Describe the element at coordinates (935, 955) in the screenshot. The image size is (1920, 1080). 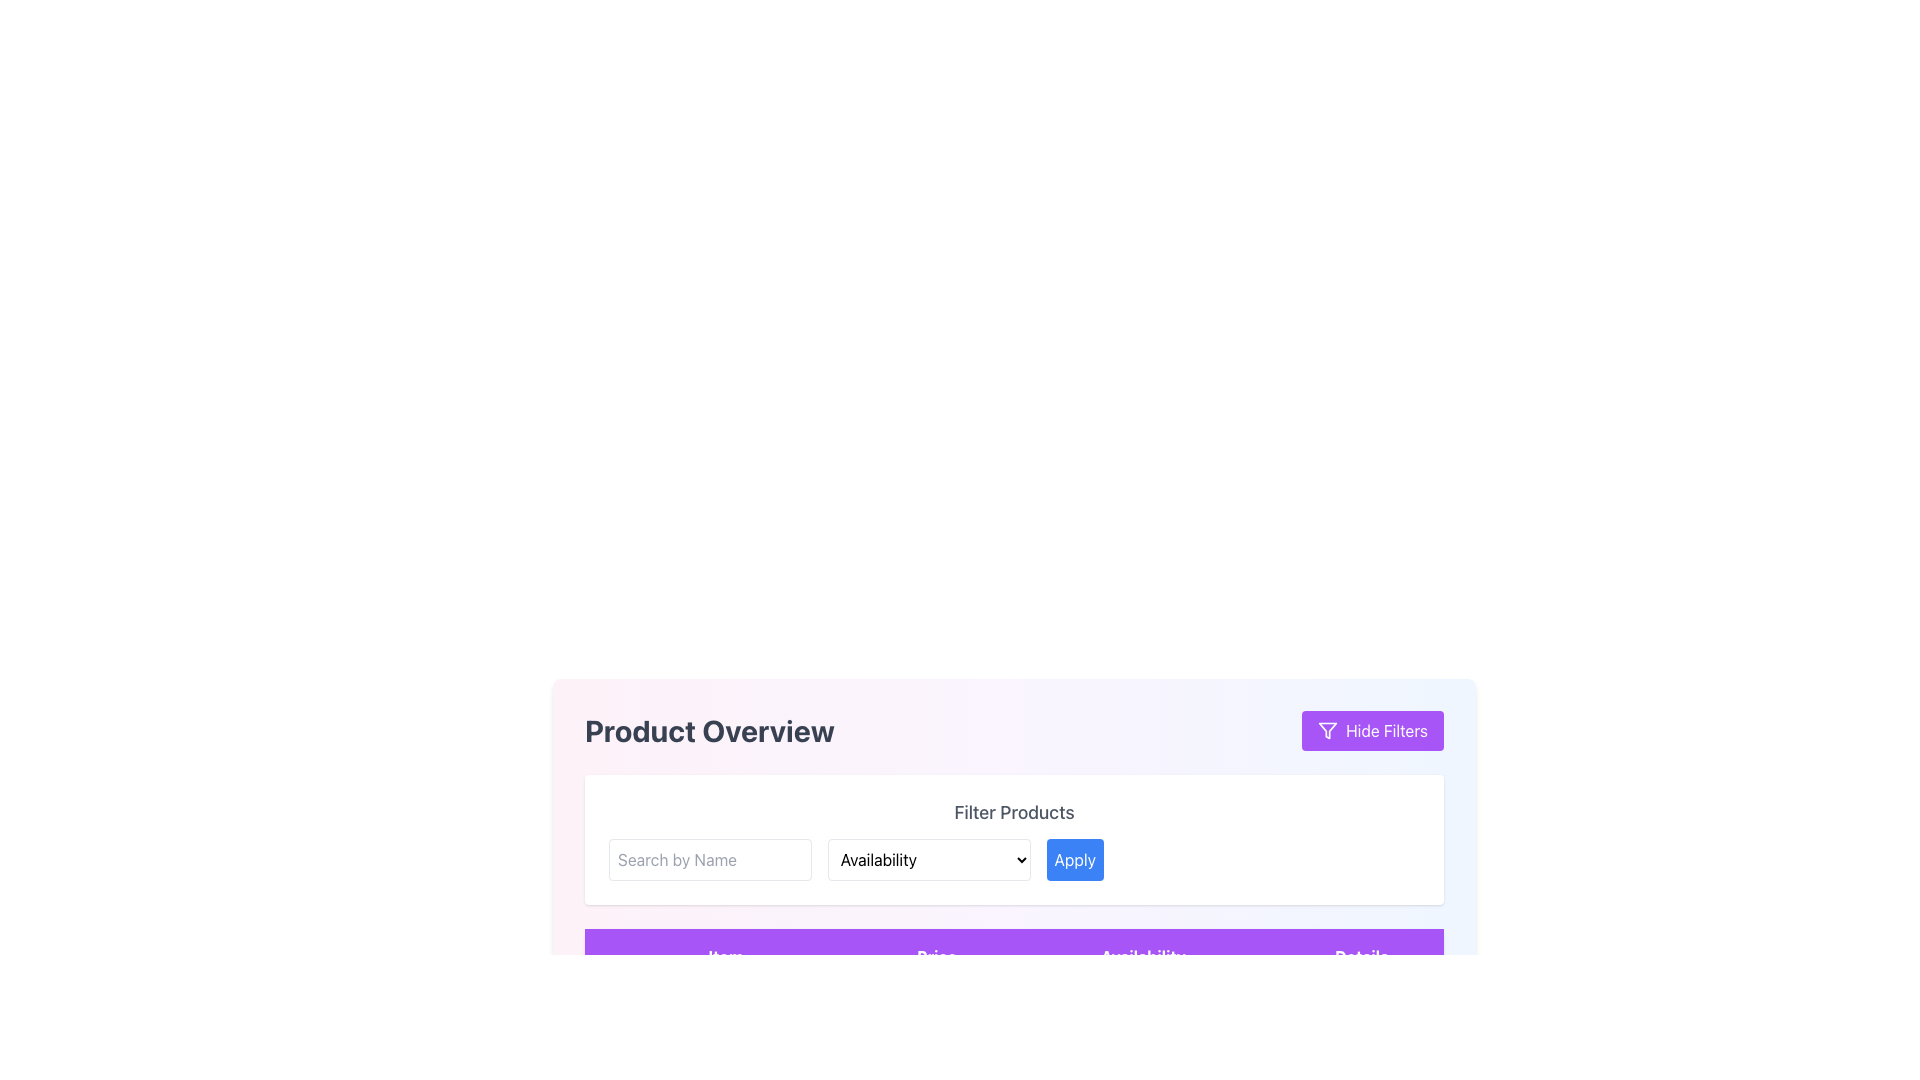
I see `the 'Price' static text label, which is styled with a purple background and white text, located in the second position of a horizontal menu containing 'Item', 'Price', 'Availability', and 'Details'` at that location.